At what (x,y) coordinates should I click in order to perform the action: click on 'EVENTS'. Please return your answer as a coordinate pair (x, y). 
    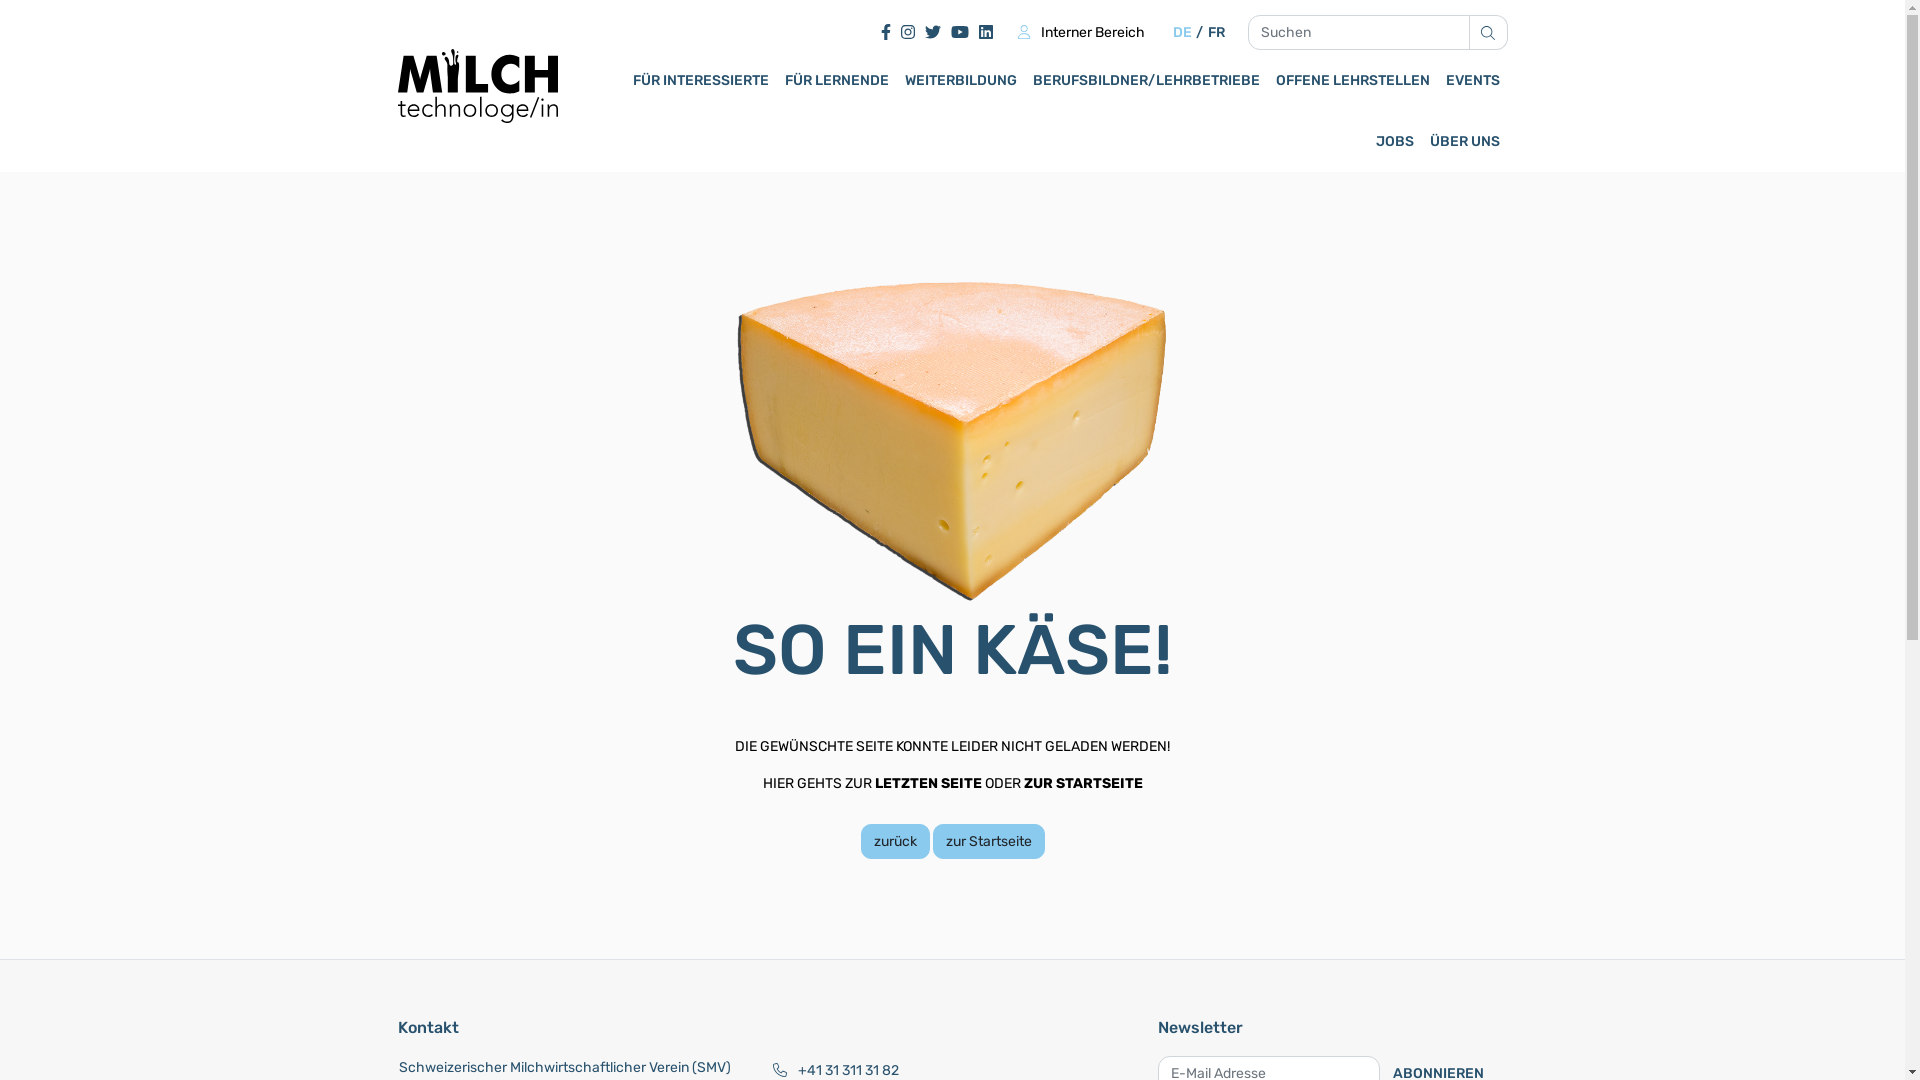
    Looking at the image, I should click on (1437, 79).